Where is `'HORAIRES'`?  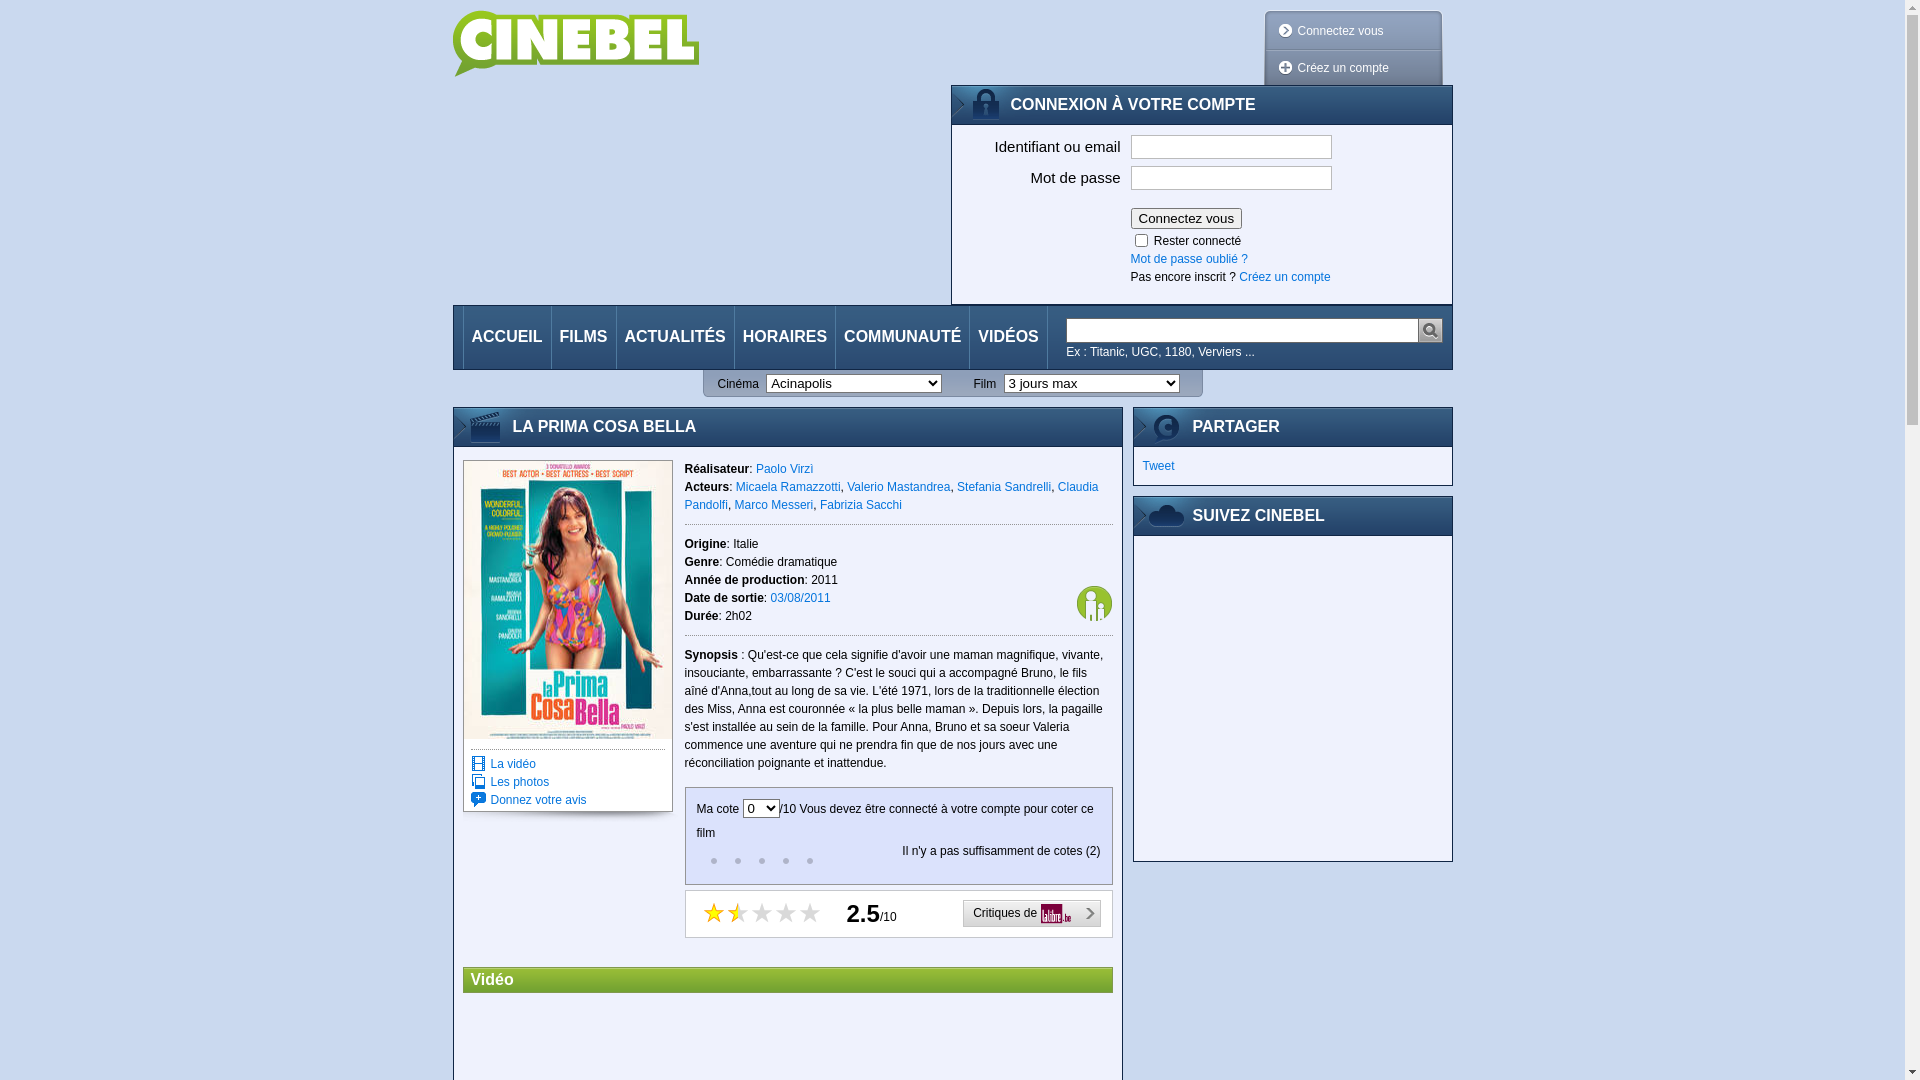
'HORAIRES' is located at coordinates (784, 336).